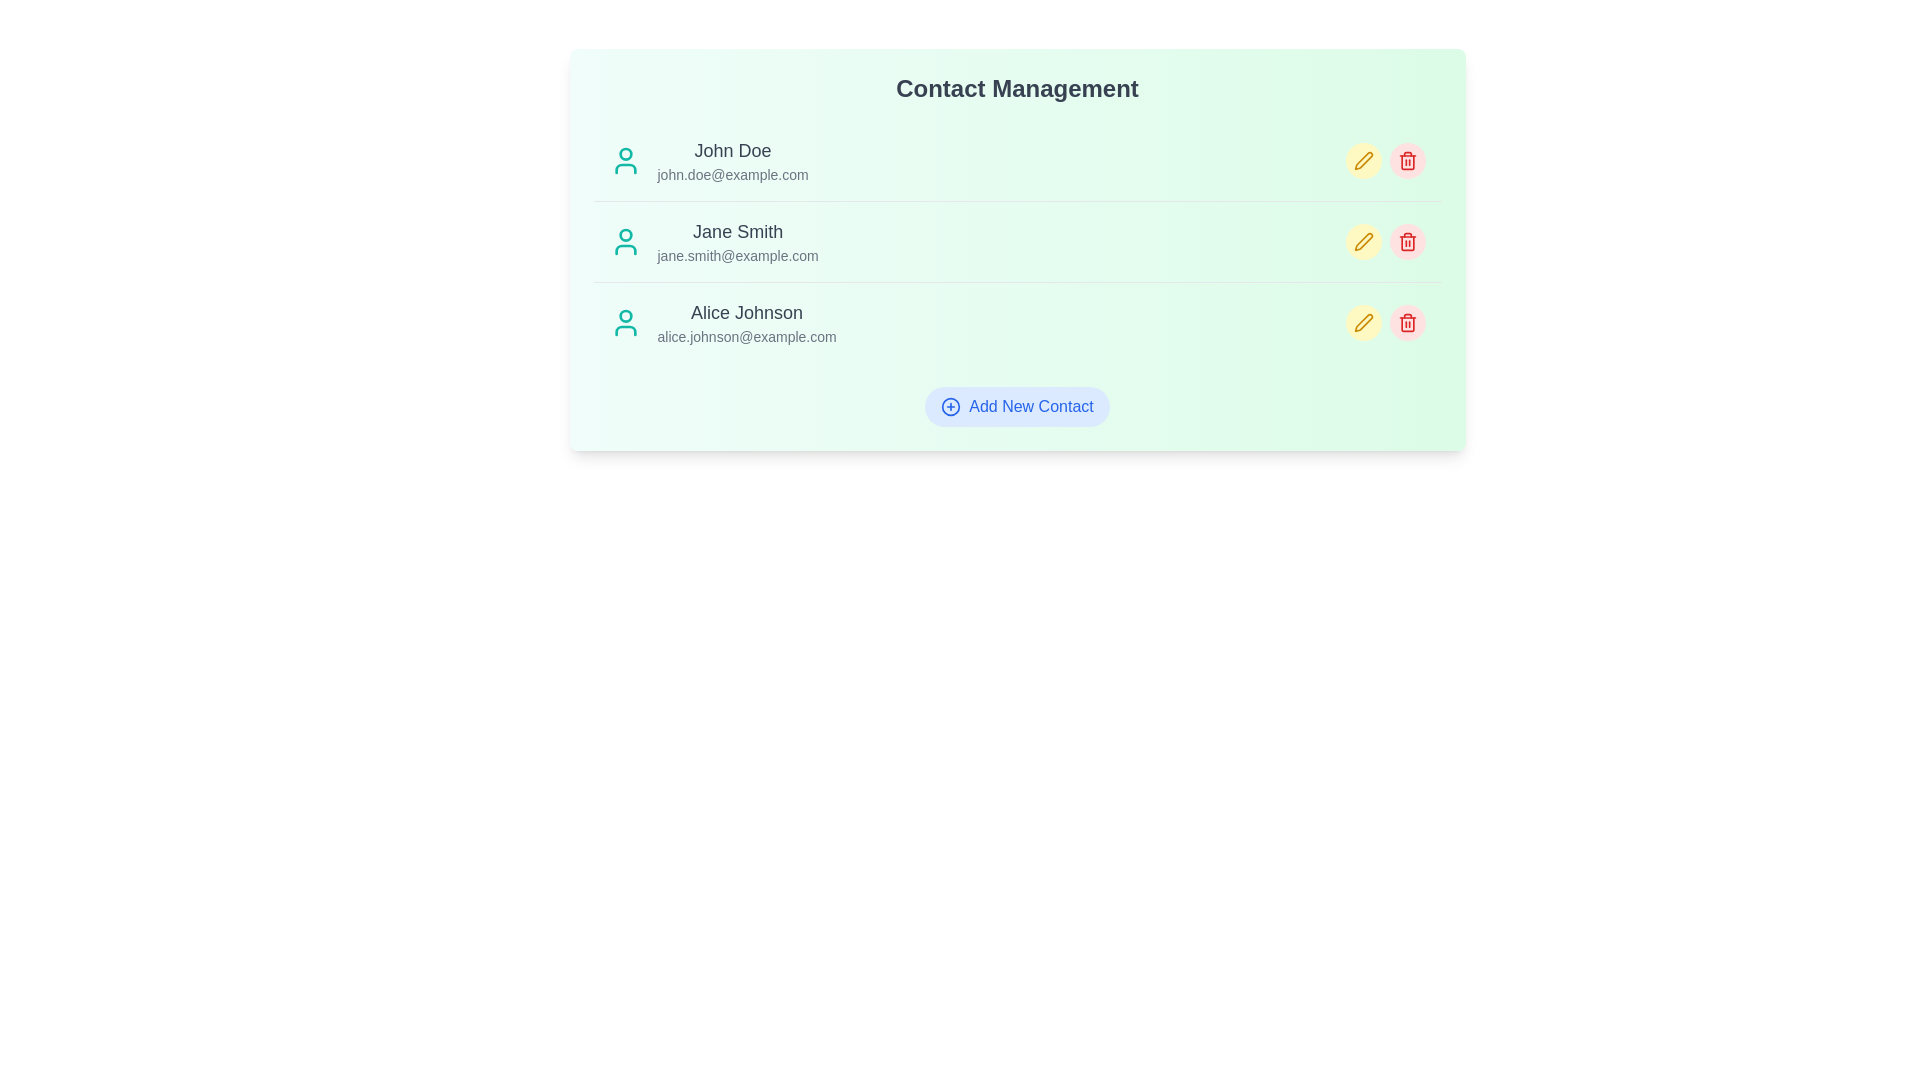 The width and height of the screenshot is (1920, 1080). I want to click on delete icon next to the contact with name Jane Smith, so click(1406, 241).